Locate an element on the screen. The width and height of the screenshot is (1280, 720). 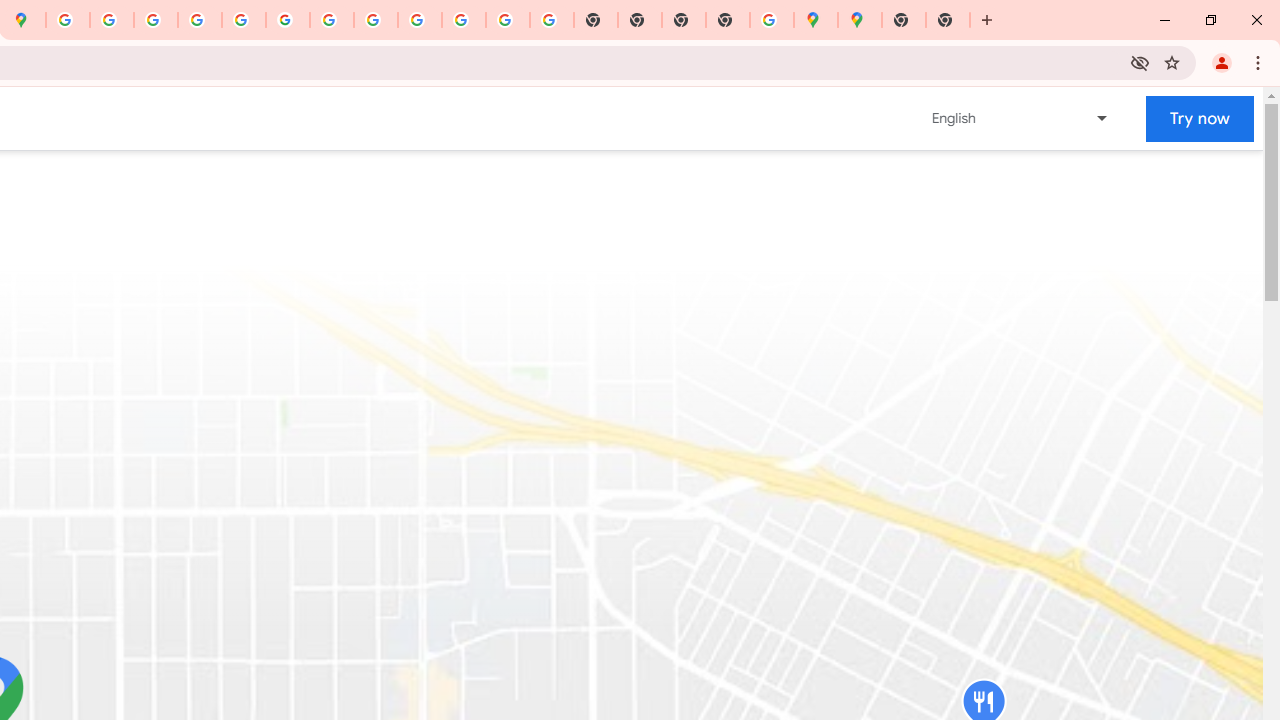
'YouTube' is located at coordinates (332, 20).